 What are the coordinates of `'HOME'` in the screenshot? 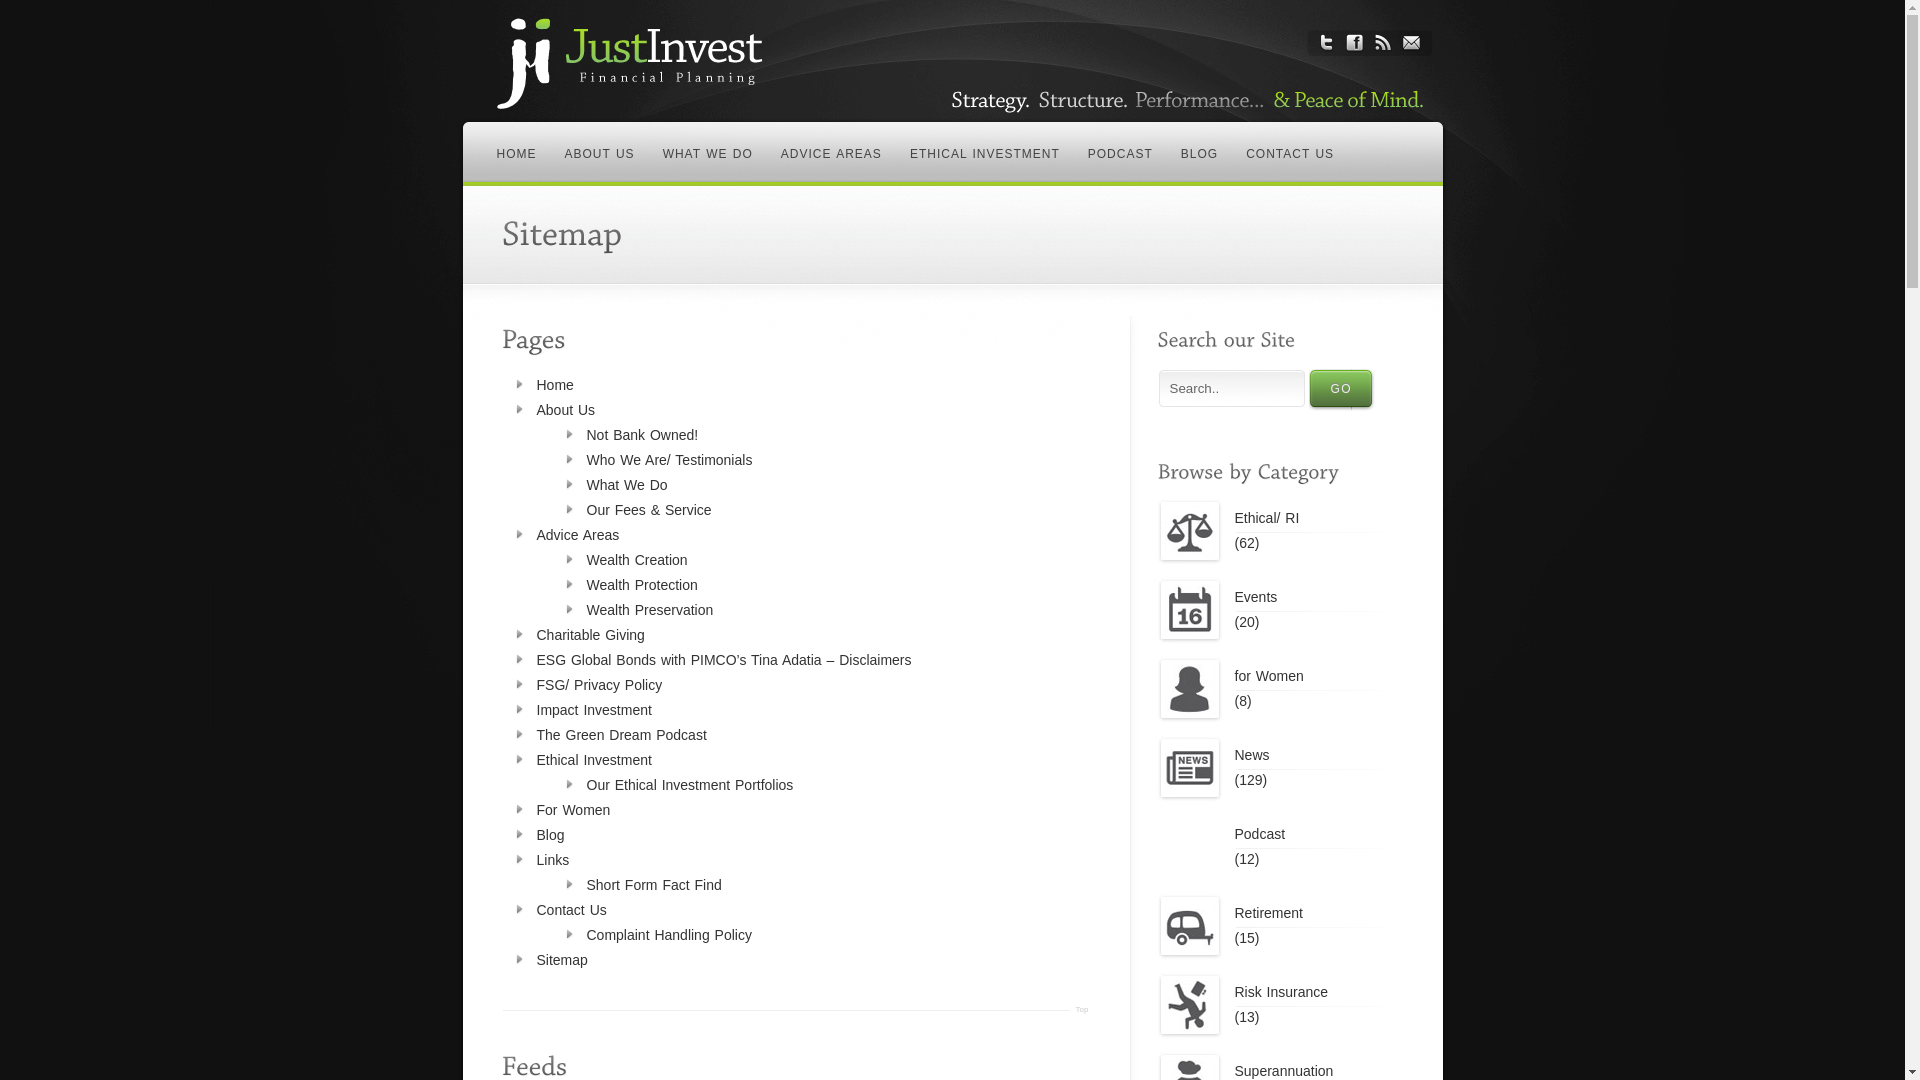 It's located at (481, 153).